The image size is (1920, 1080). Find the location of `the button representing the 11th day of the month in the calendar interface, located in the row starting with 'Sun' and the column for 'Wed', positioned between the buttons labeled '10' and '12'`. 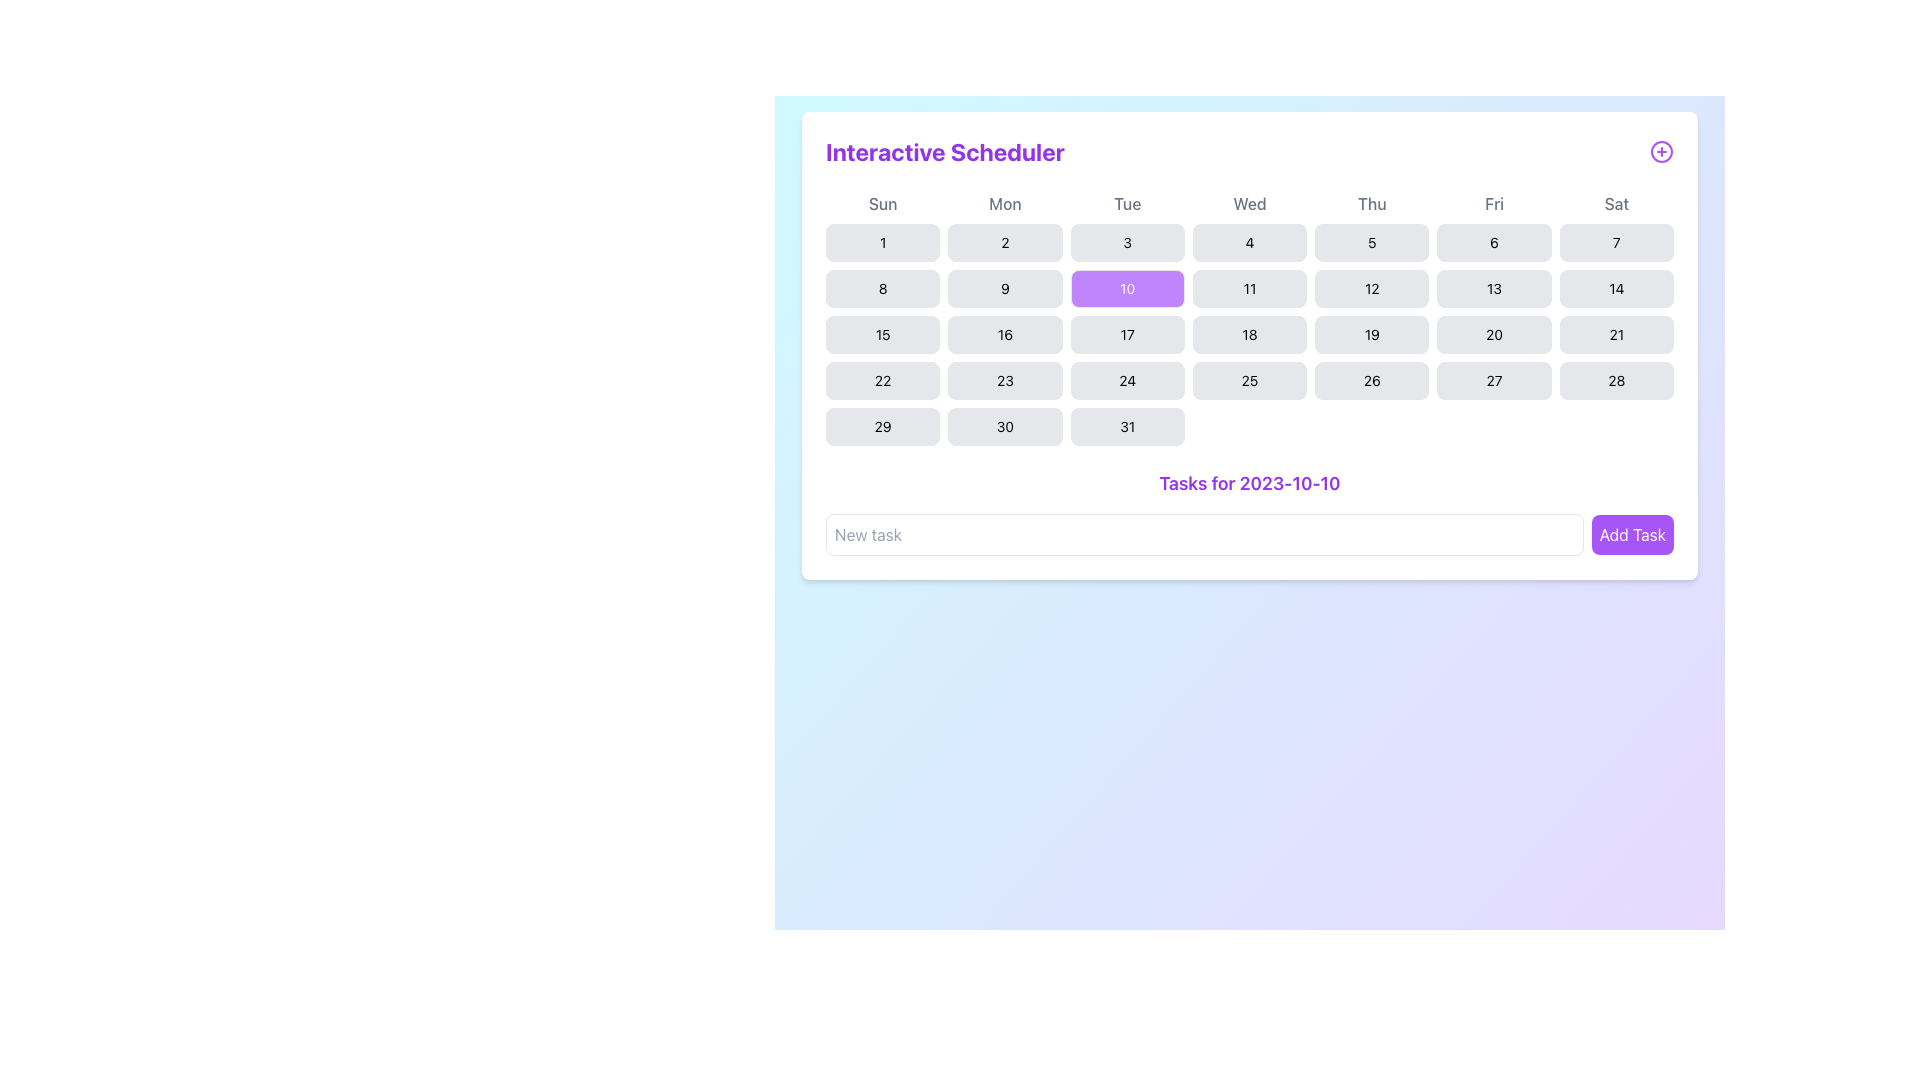

the button representing the 11th day of the month in the calendar interface, located in the row starting with 'Sun' and the column for 'Wed', positioned between the buttons labeled '10' and '12' is located at coordinates (1248, 289).